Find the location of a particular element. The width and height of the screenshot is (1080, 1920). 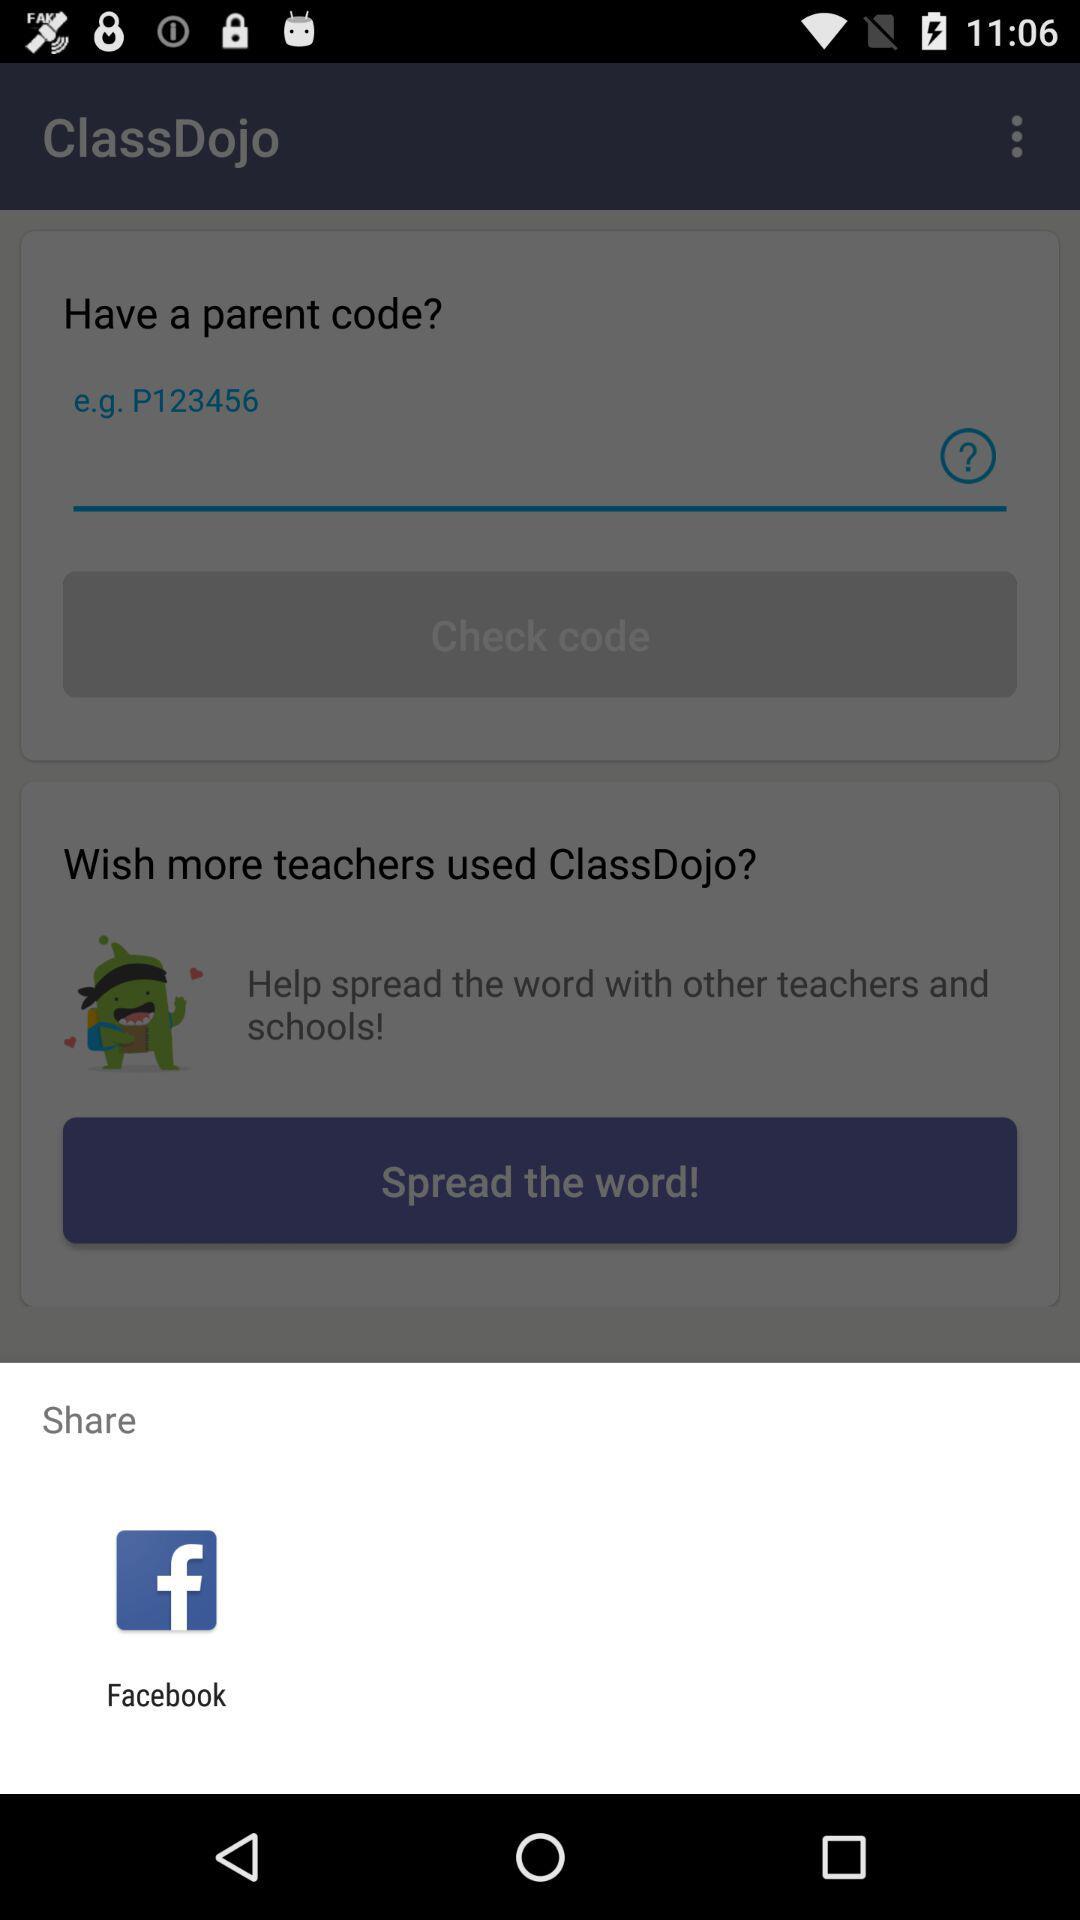

facebook is located at coordinates (165, 1711).